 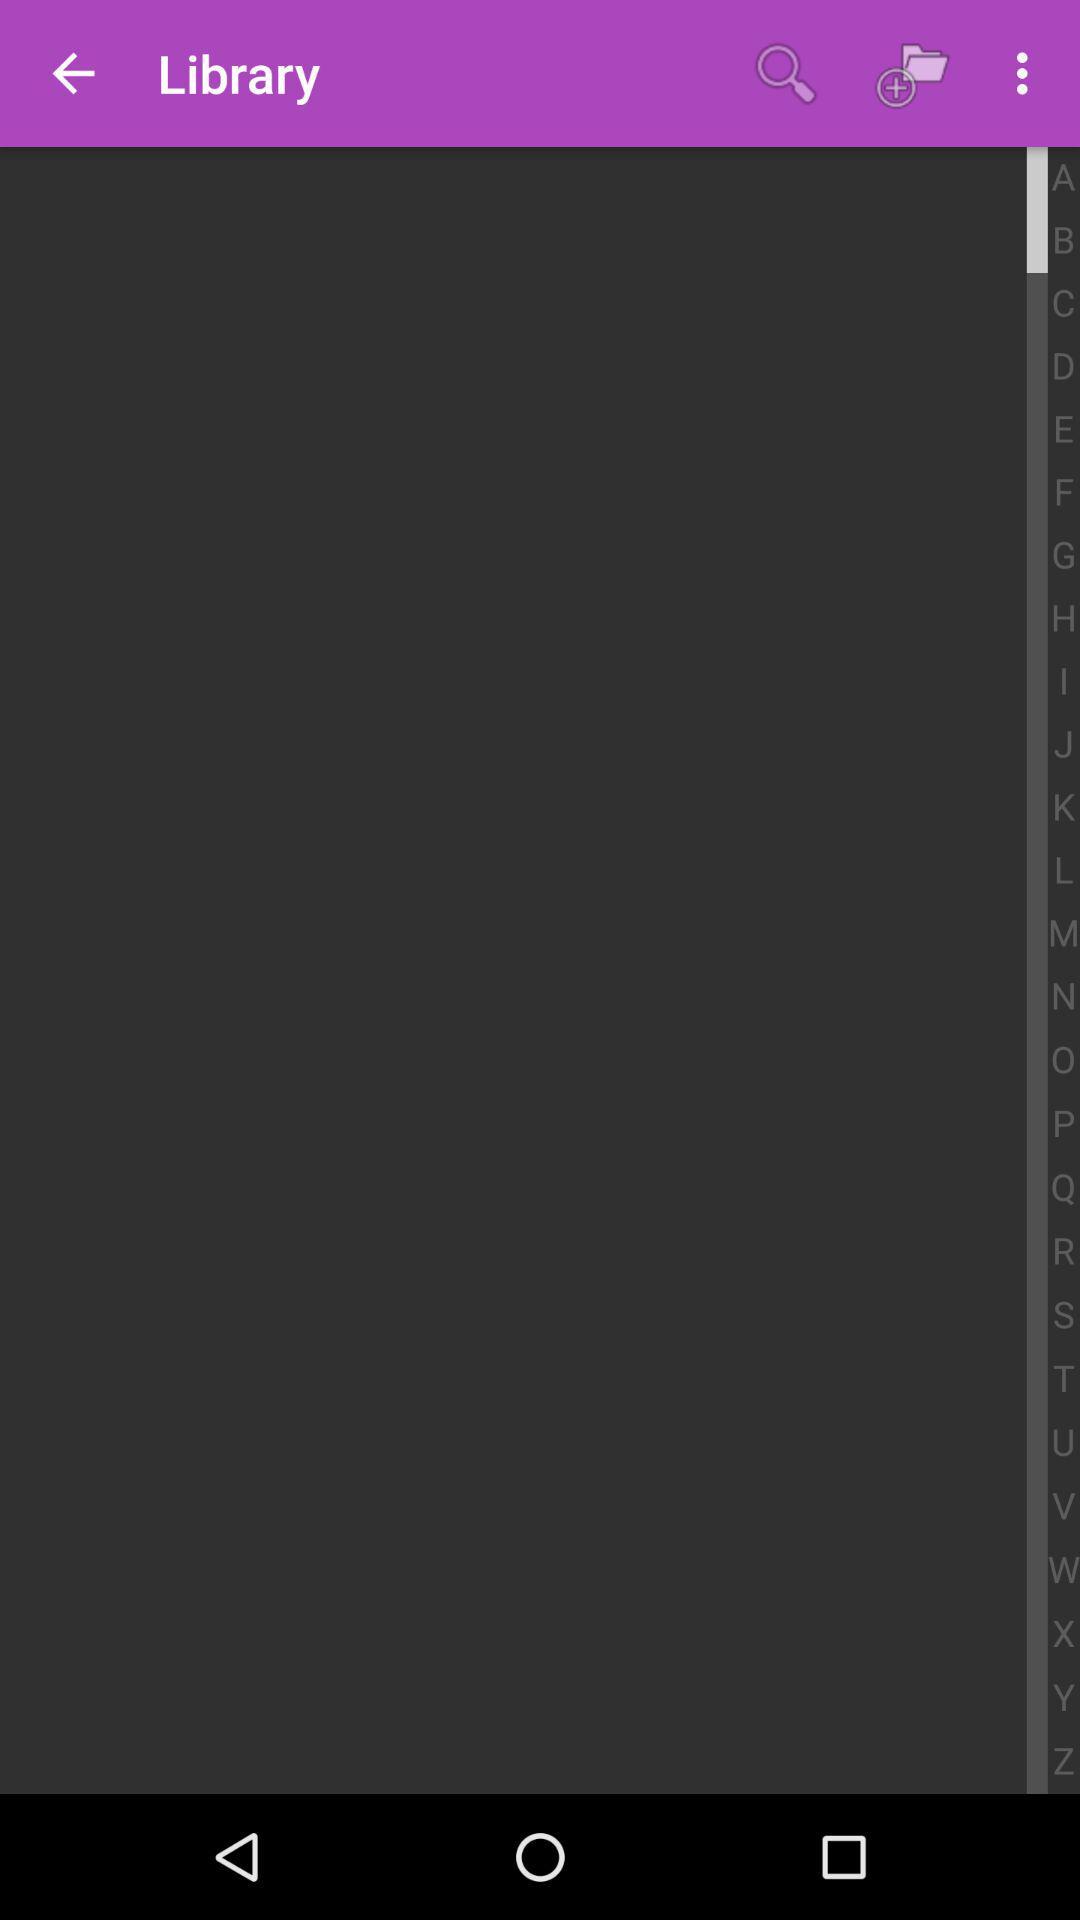 What do you see at coordinates (72, 73) in the screenshot?
I see `item to the left of the library` at bounding box center [72, 73].